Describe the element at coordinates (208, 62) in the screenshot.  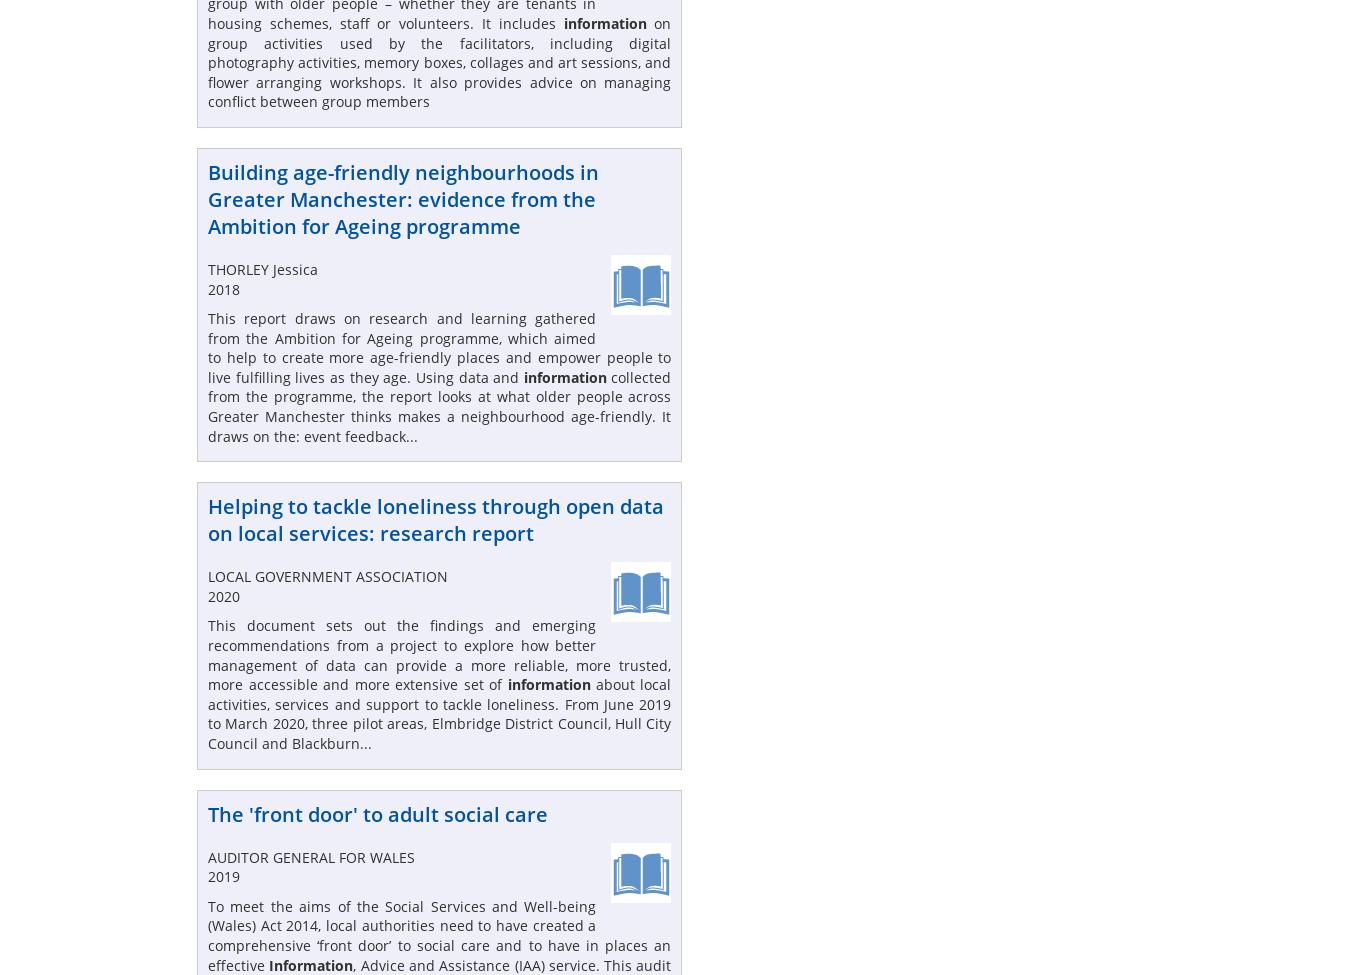
I see `'on group activities used by the facilitators, including digital photography activities, memory boxes, collages and art sessions, and flower arranging workshops. It also provides advice on managing conflict between group members'` at that location.